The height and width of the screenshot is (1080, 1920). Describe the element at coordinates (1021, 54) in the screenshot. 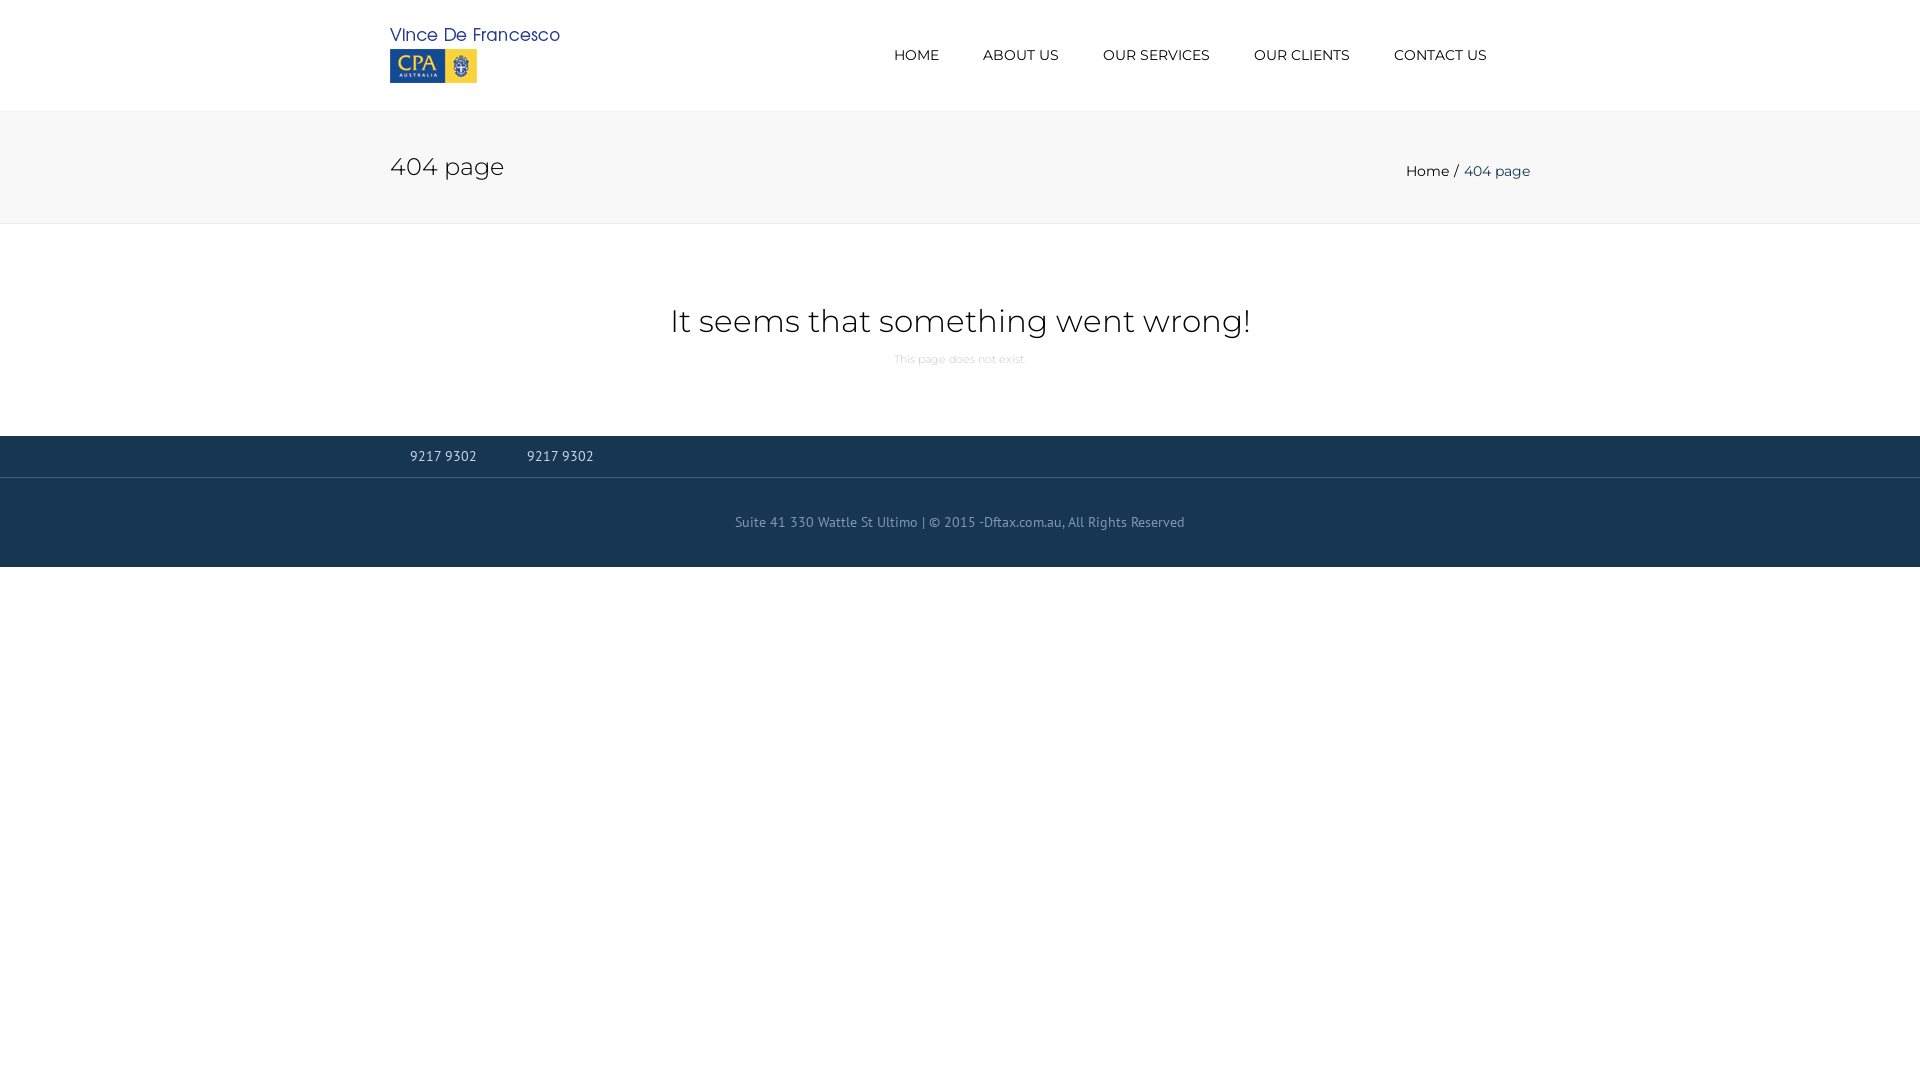

I see `'ABOUT US'` at that location.